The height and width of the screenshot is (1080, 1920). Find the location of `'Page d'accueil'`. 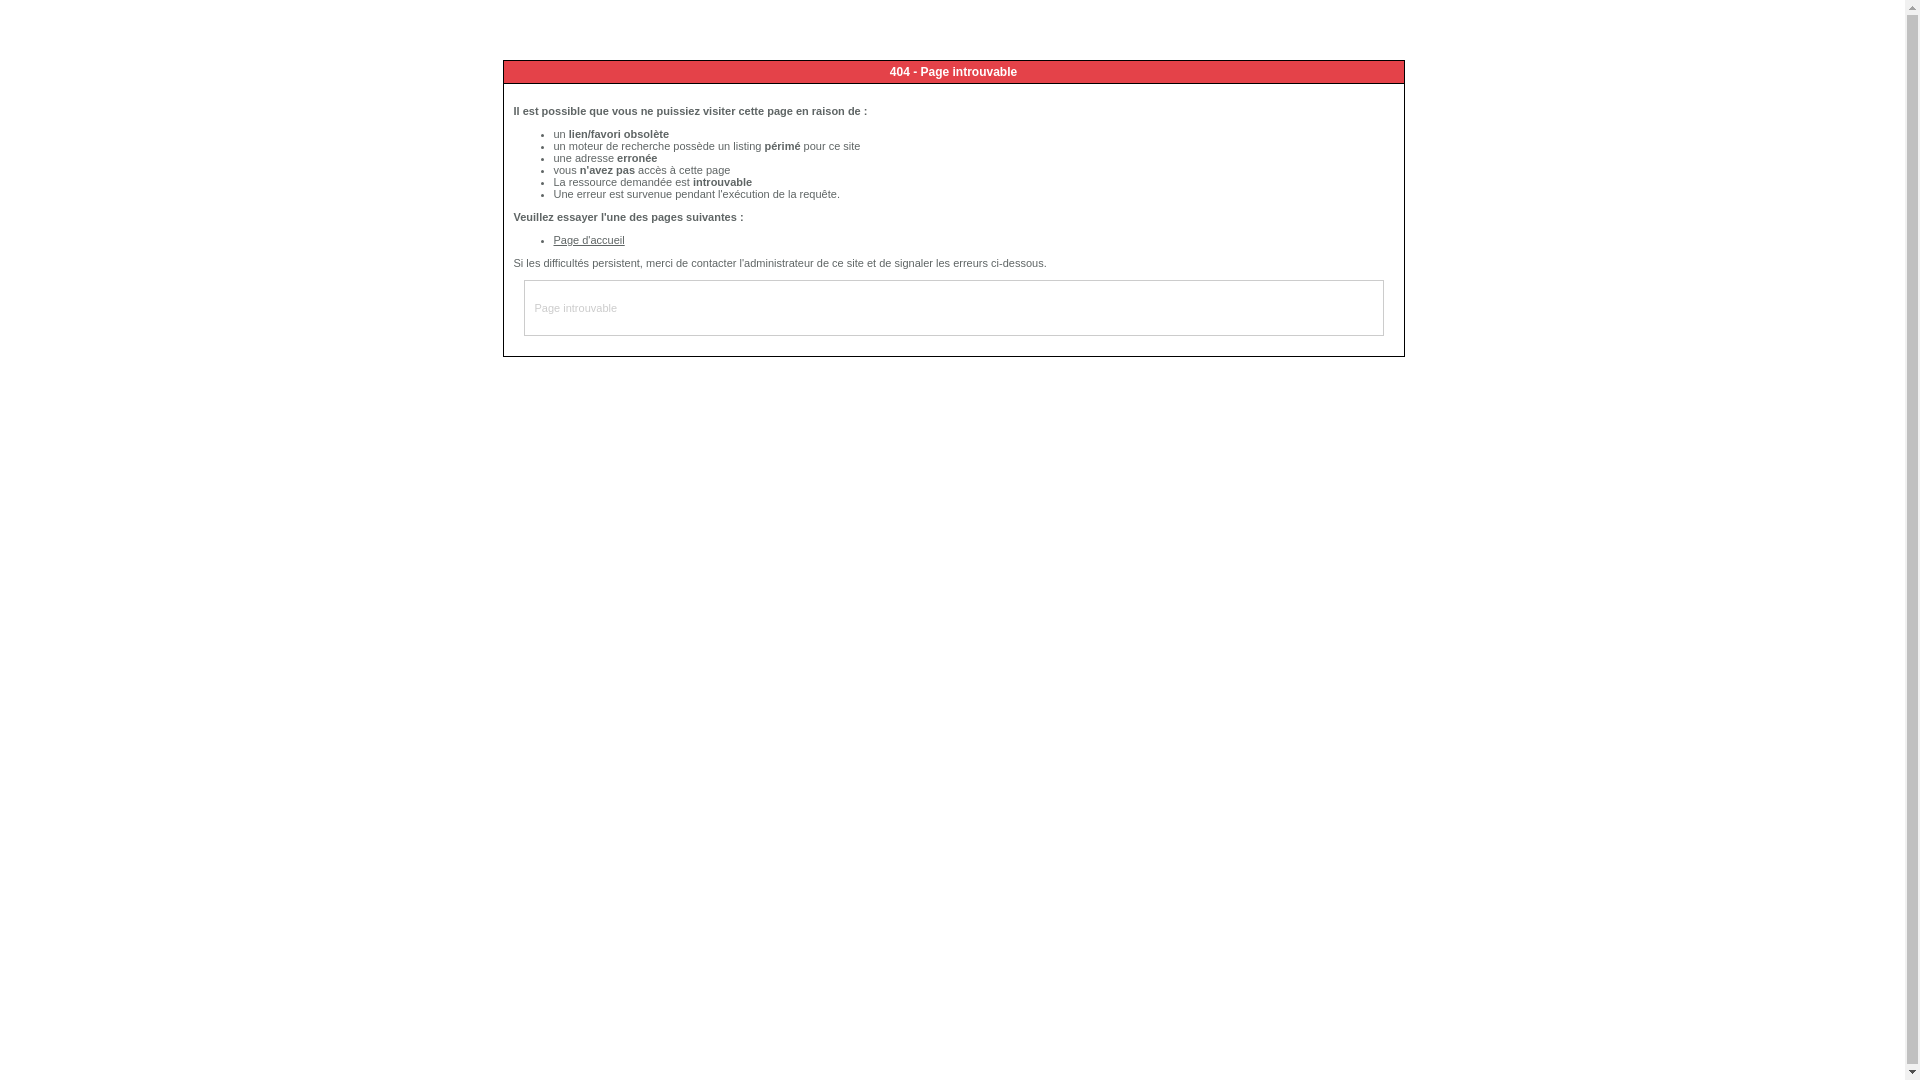

'Page d'accueil' is located at coordinates (588, 238).